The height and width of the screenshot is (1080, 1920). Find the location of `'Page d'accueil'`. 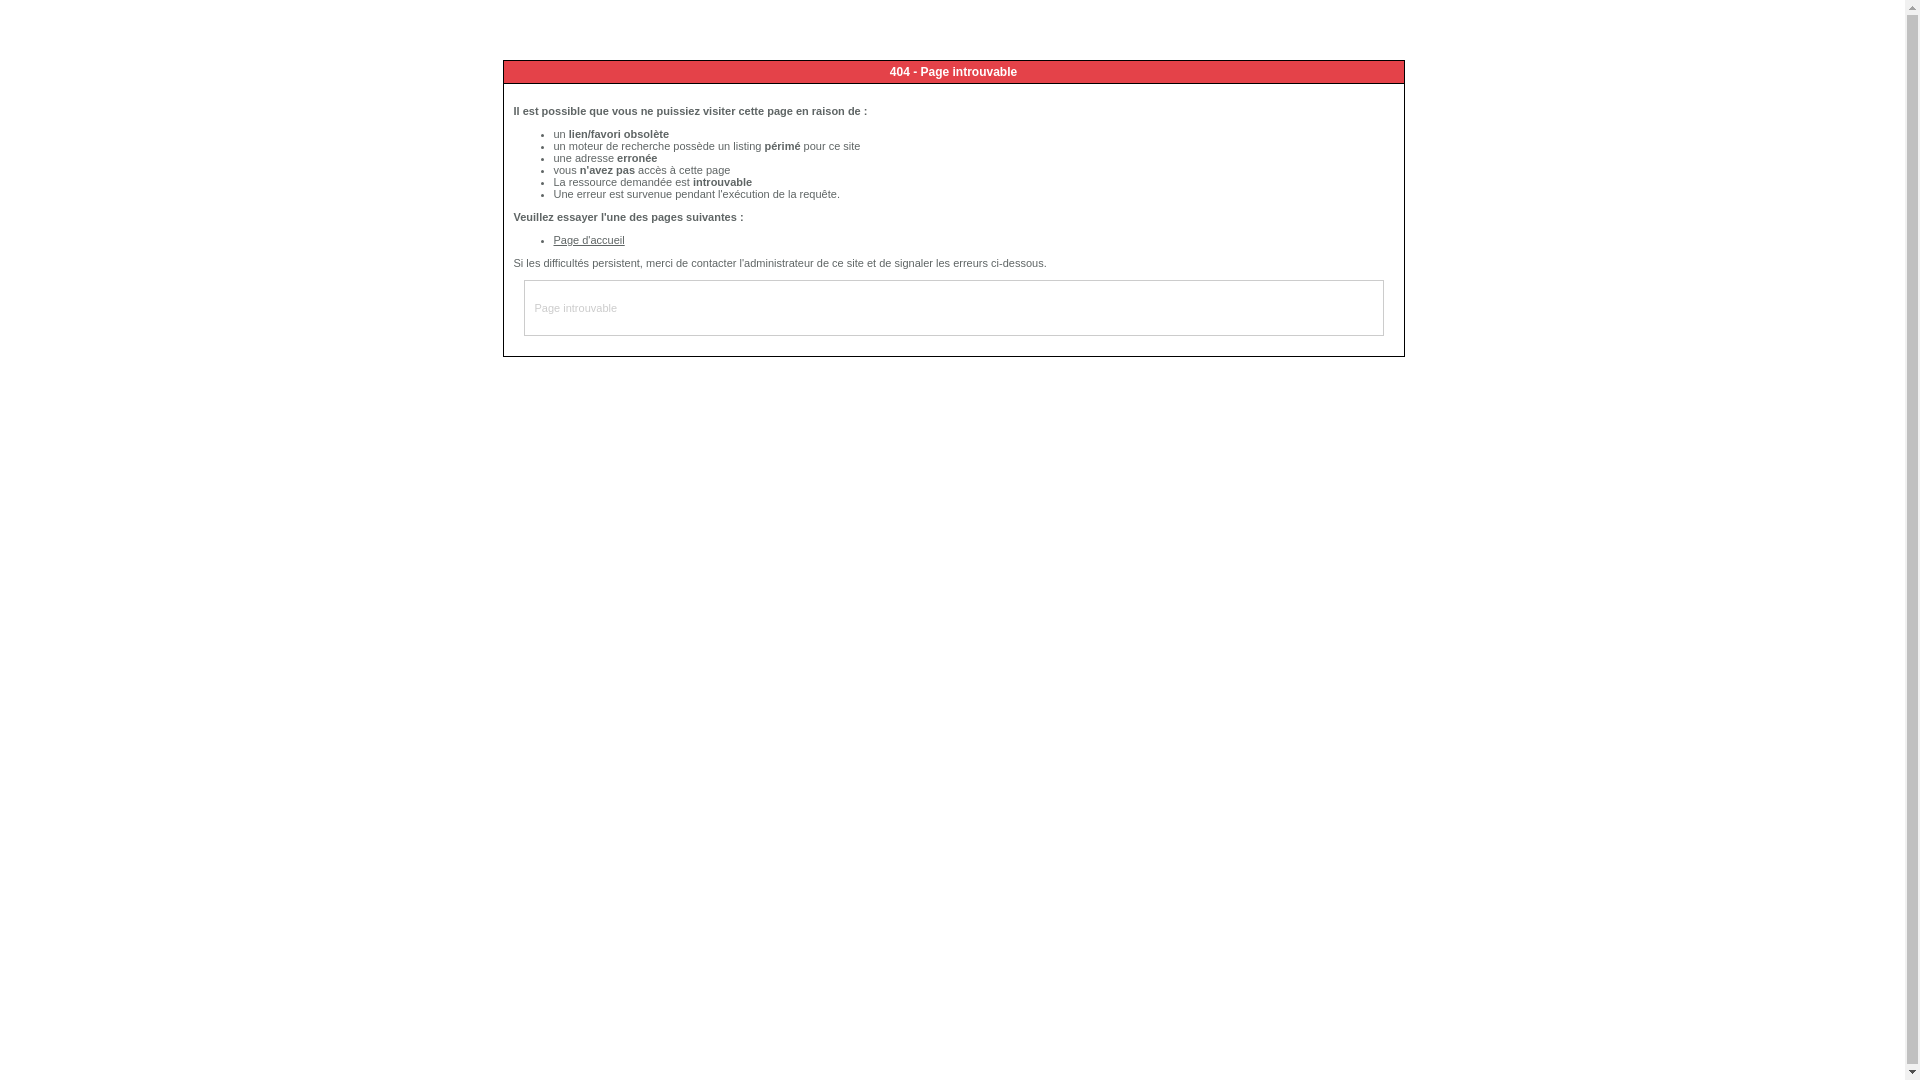

'Page d'accueil' is located at coordinates (588, 238).